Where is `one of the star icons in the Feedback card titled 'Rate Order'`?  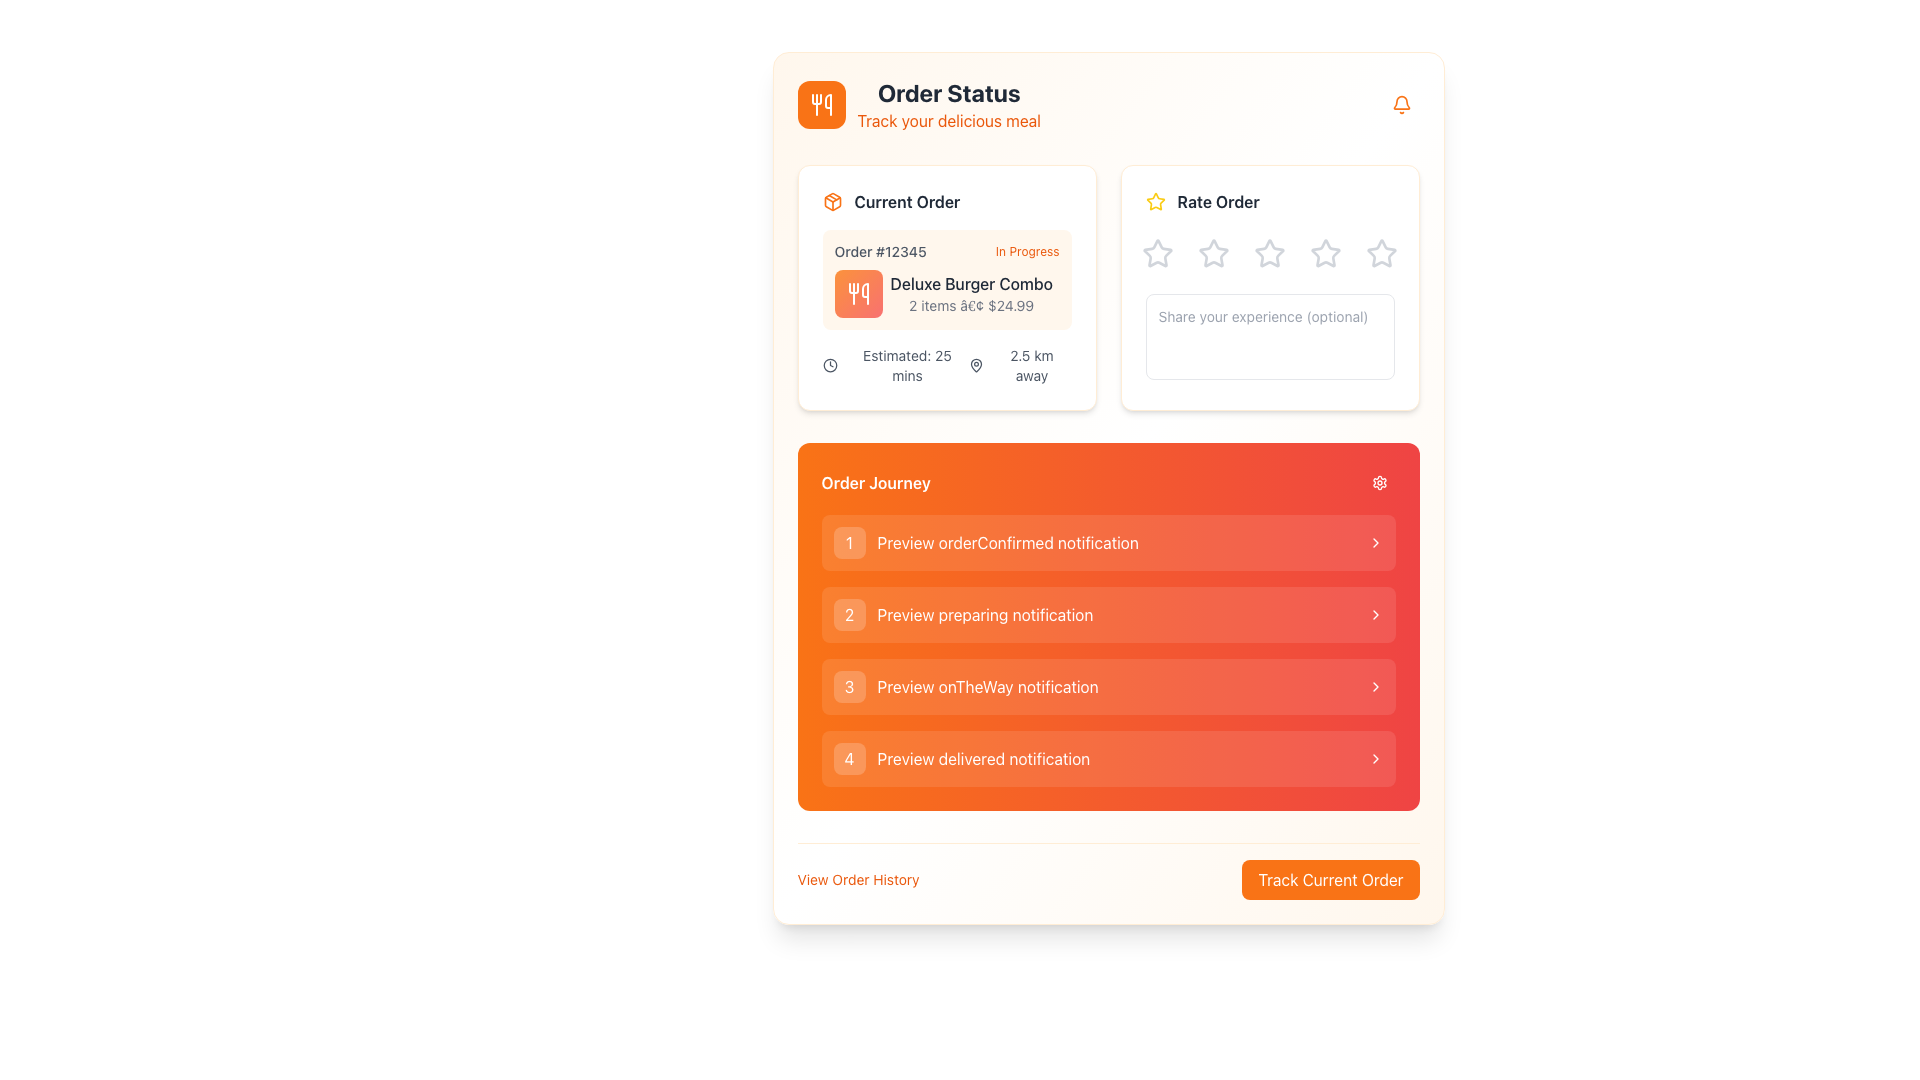 one of the star icons in the Feedback card titled 'Rate Order' is located at coordinates (1269, 288).